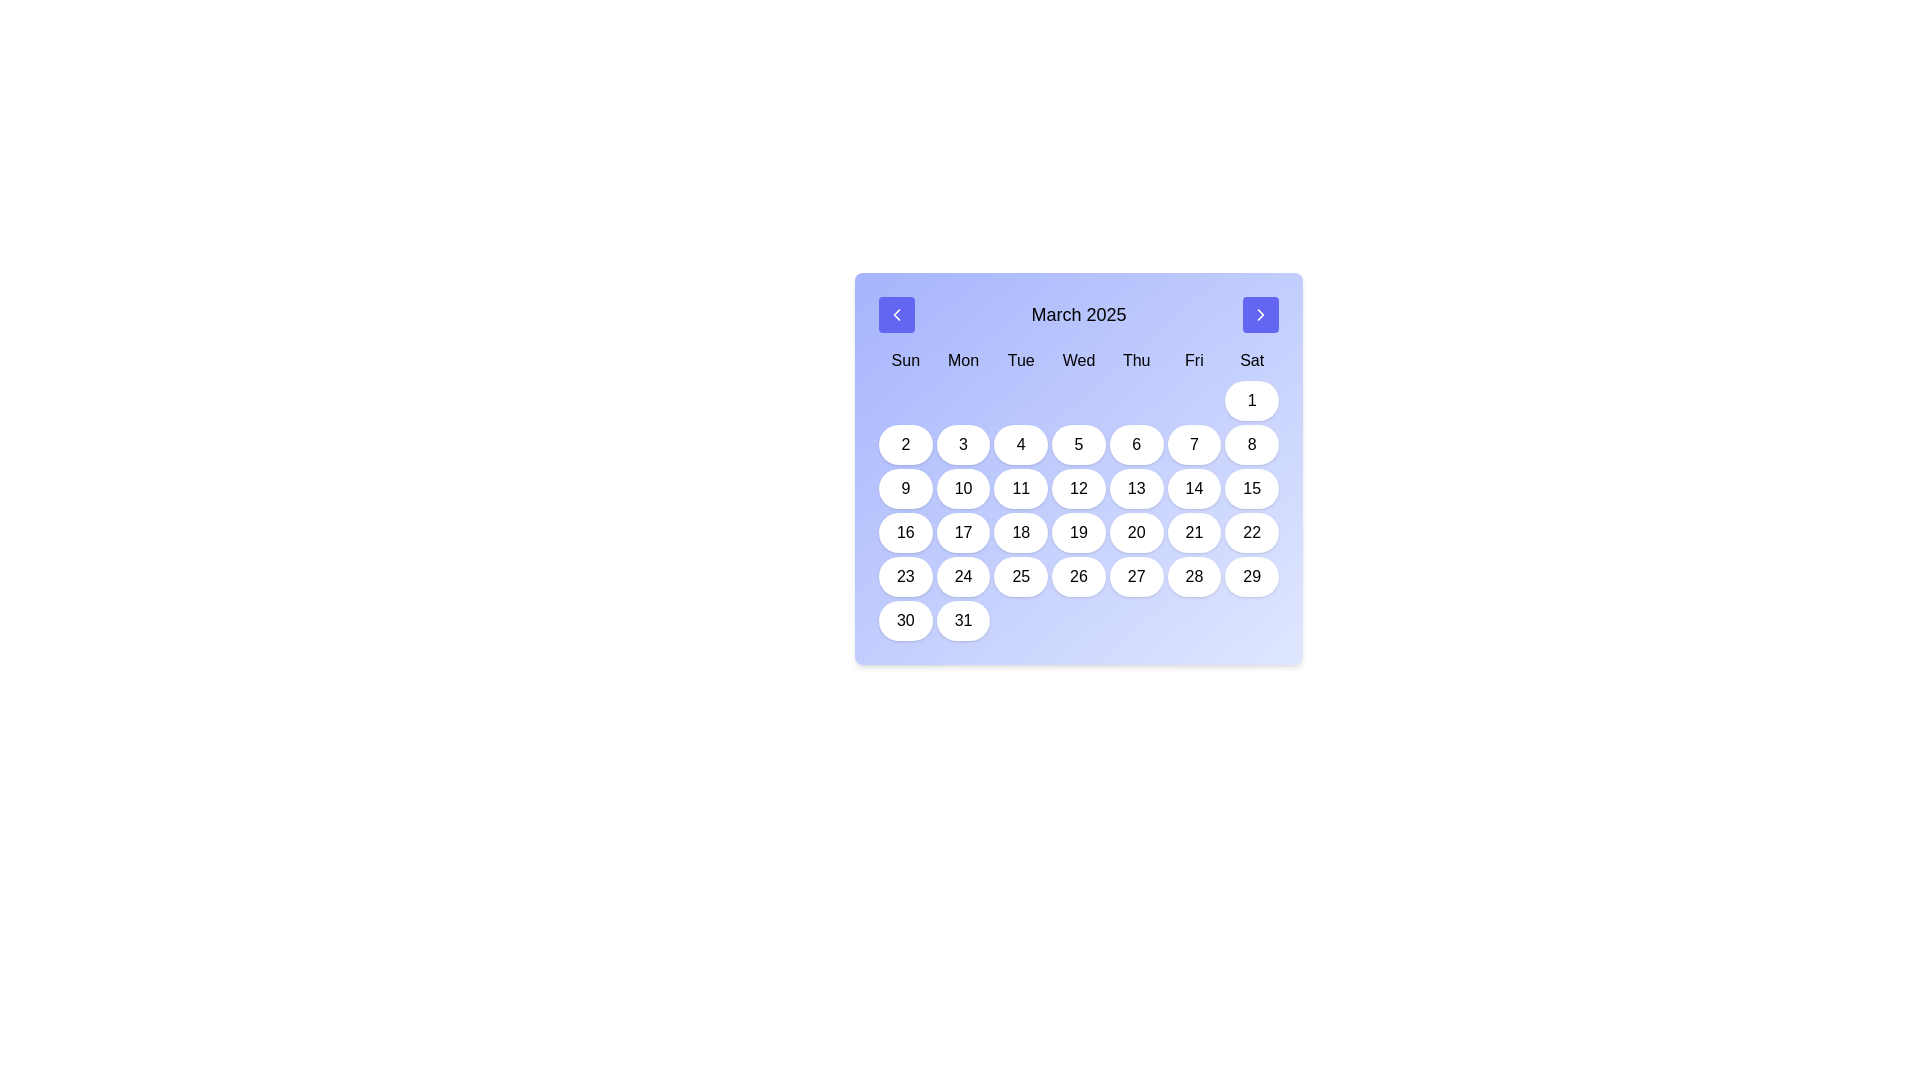 This screenshot has width=1920, height=1080. What do you see at coordinates (1021, 443) in the screenshot?
I see `the button representing the date '4' in the calendar interface located at the second row and third column to trigger a hover effect` at bounding box center [1021, 443].